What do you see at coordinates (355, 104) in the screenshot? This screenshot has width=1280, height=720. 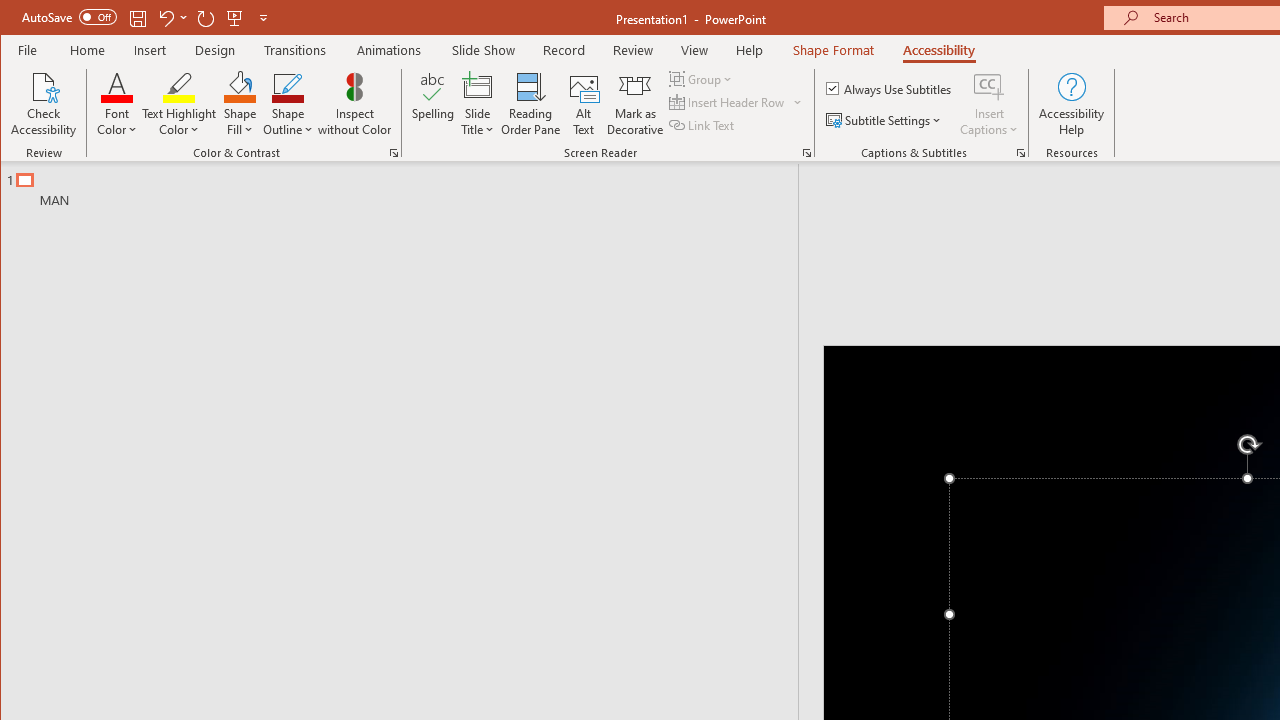 I see `'Inspect without Color'` at bounding box center [355, 104].